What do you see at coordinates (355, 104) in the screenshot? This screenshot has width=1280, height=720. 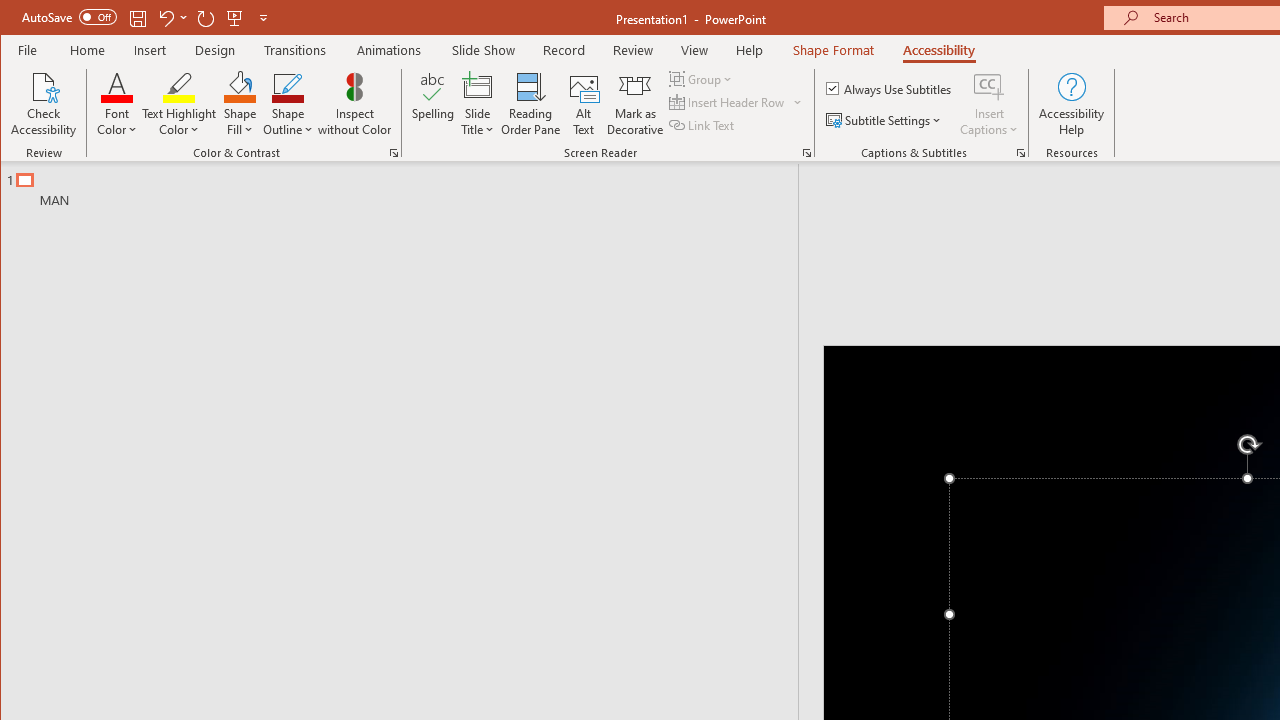 I see `'Inspect without Color'` at bounding box center [355, 104].